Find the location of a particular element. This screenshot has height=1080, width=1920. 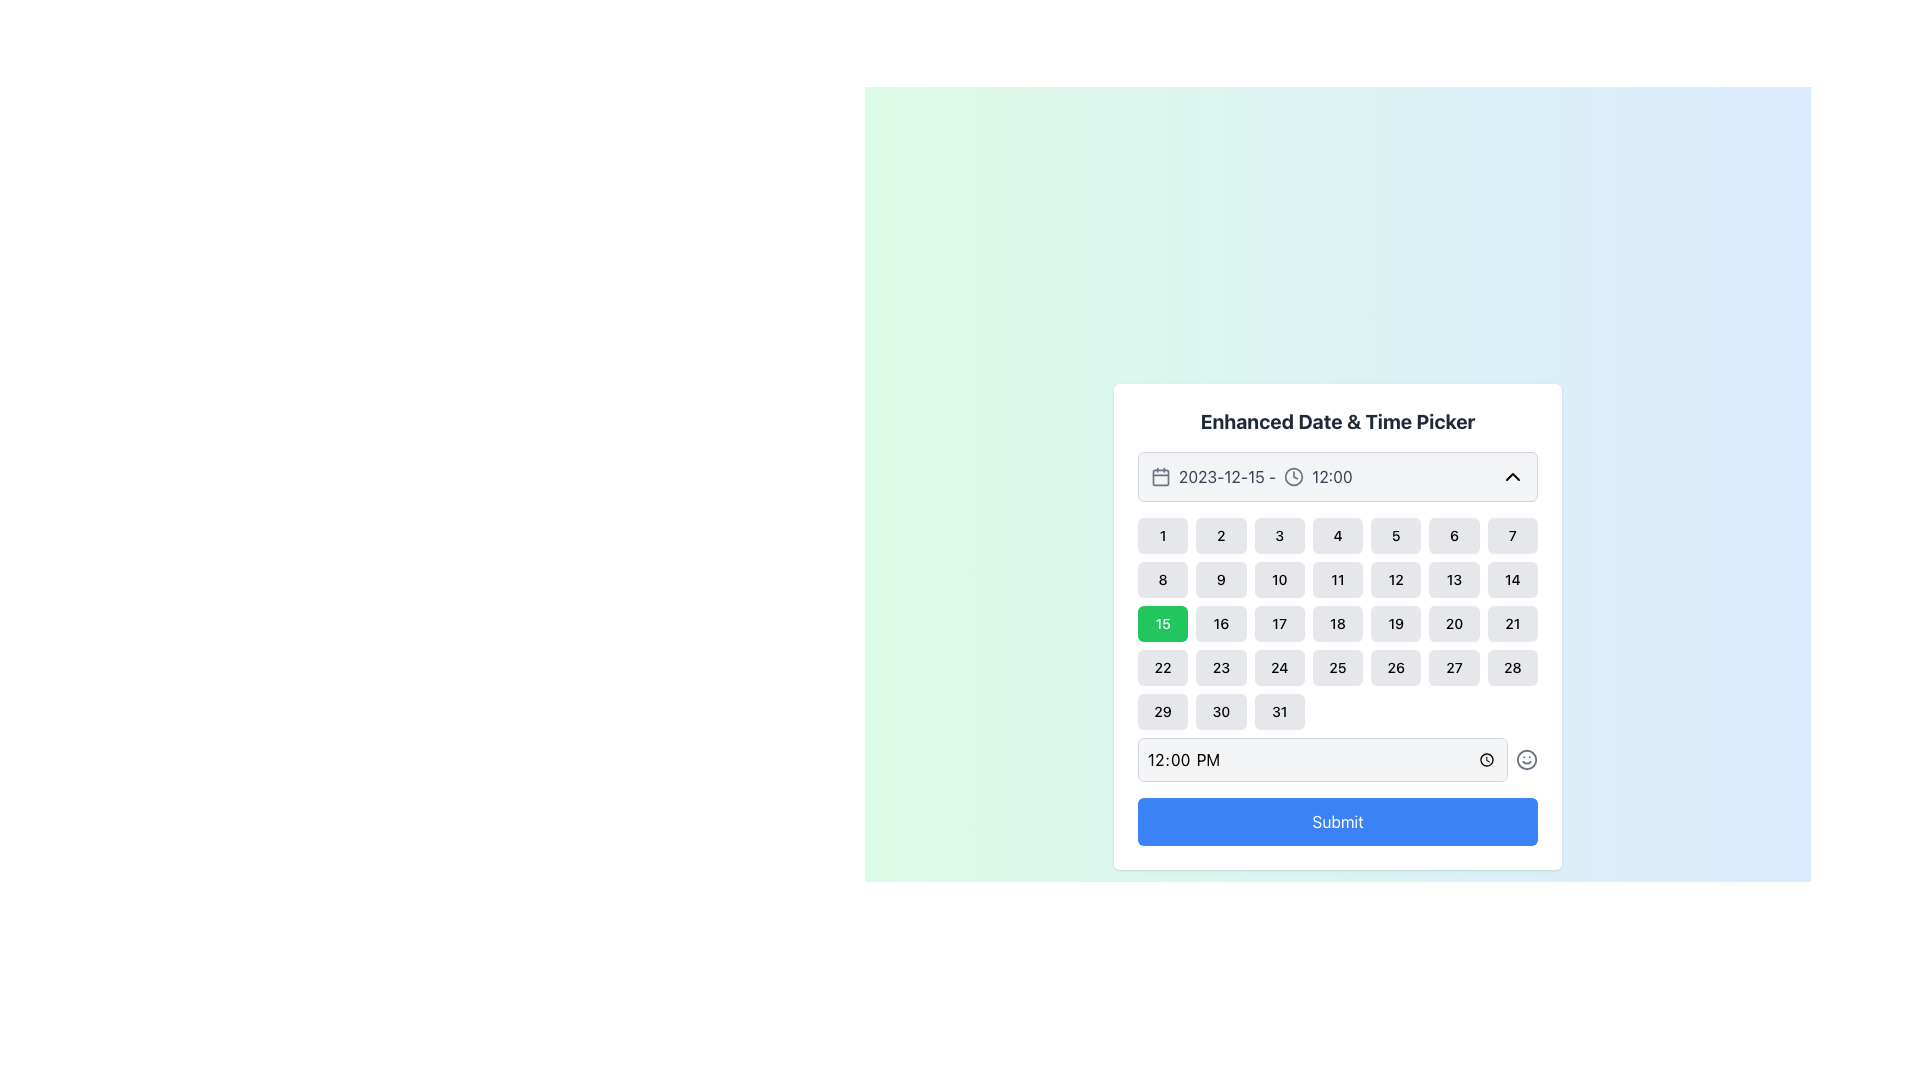

the submit button located at the bottom of the 'Enhanced Date & Time Picker' panel is located at coordinates (1338, 821).